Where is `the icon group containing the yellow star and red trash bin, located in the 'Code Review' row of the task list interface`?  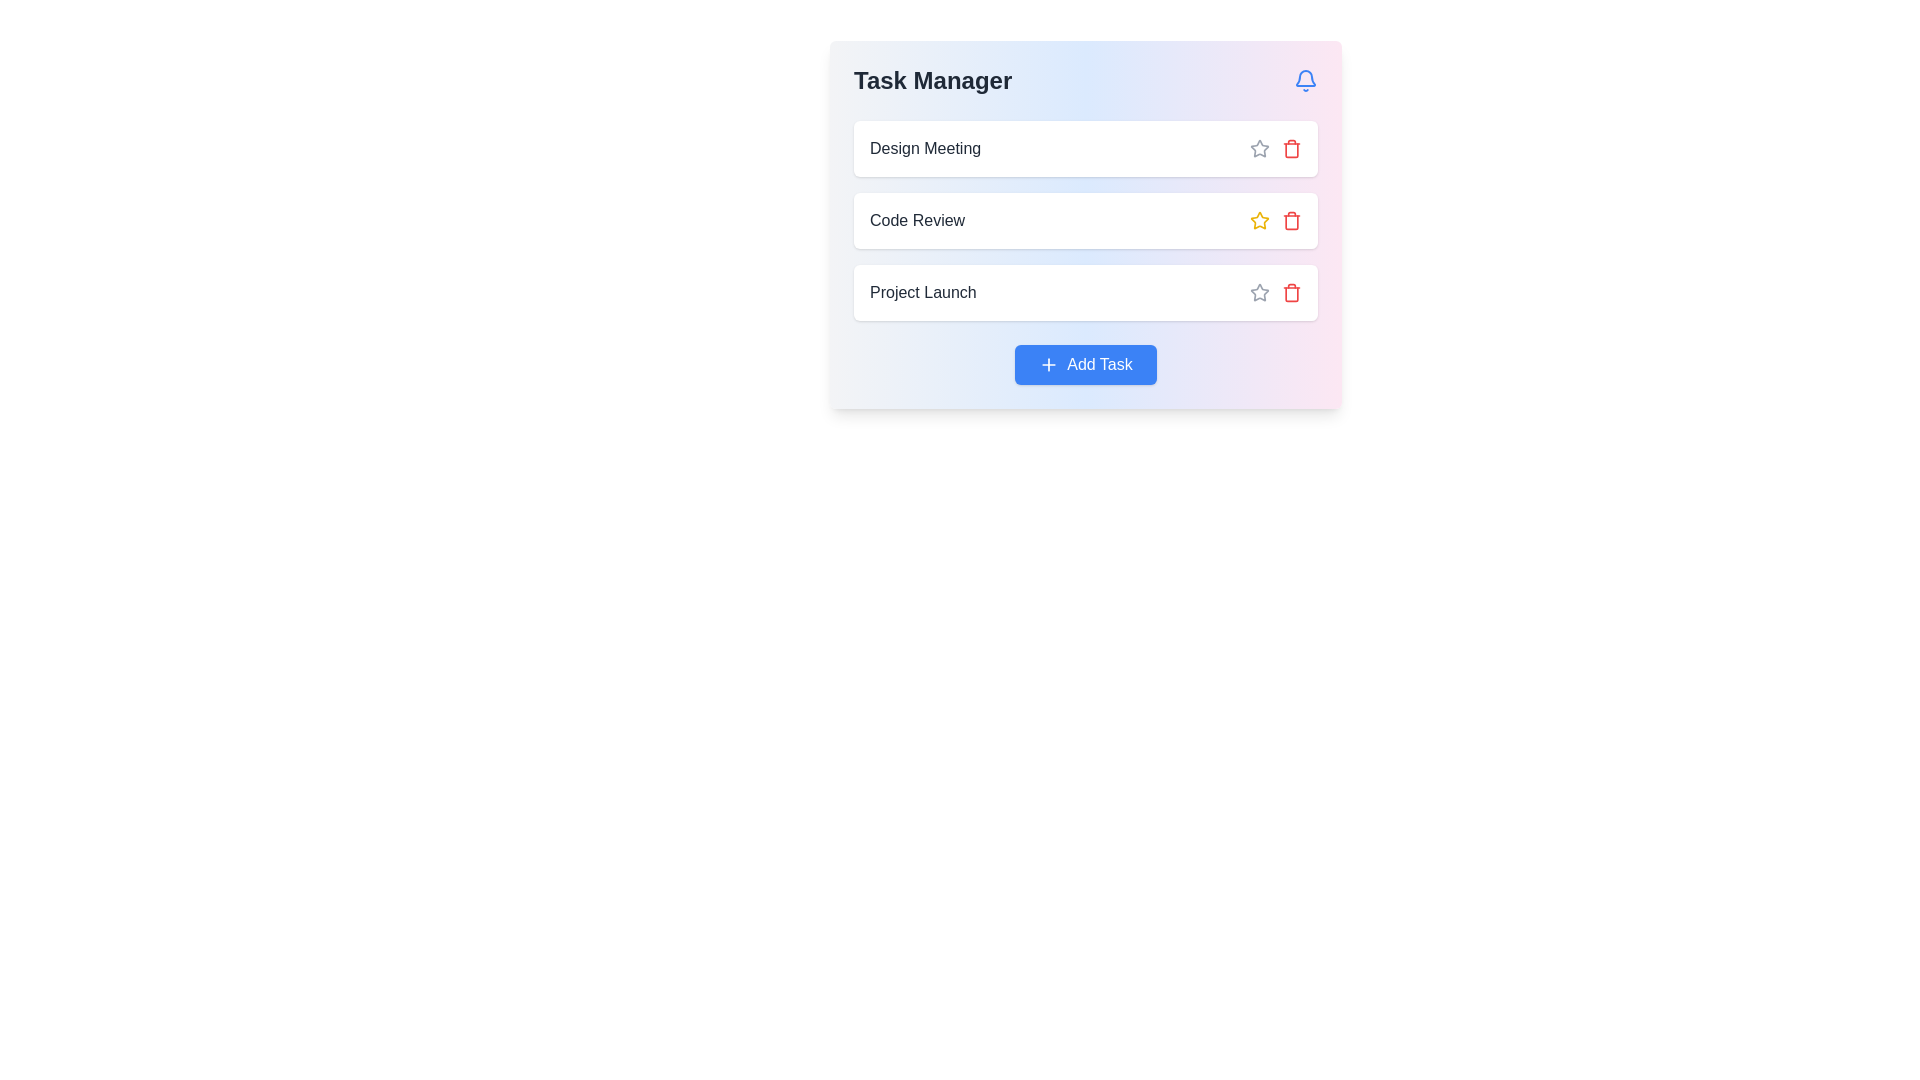
the icon group containing the yellow star and red trash bin, located in the 'Code Review' row of the task list interface is located at coordinates (1275, 220).